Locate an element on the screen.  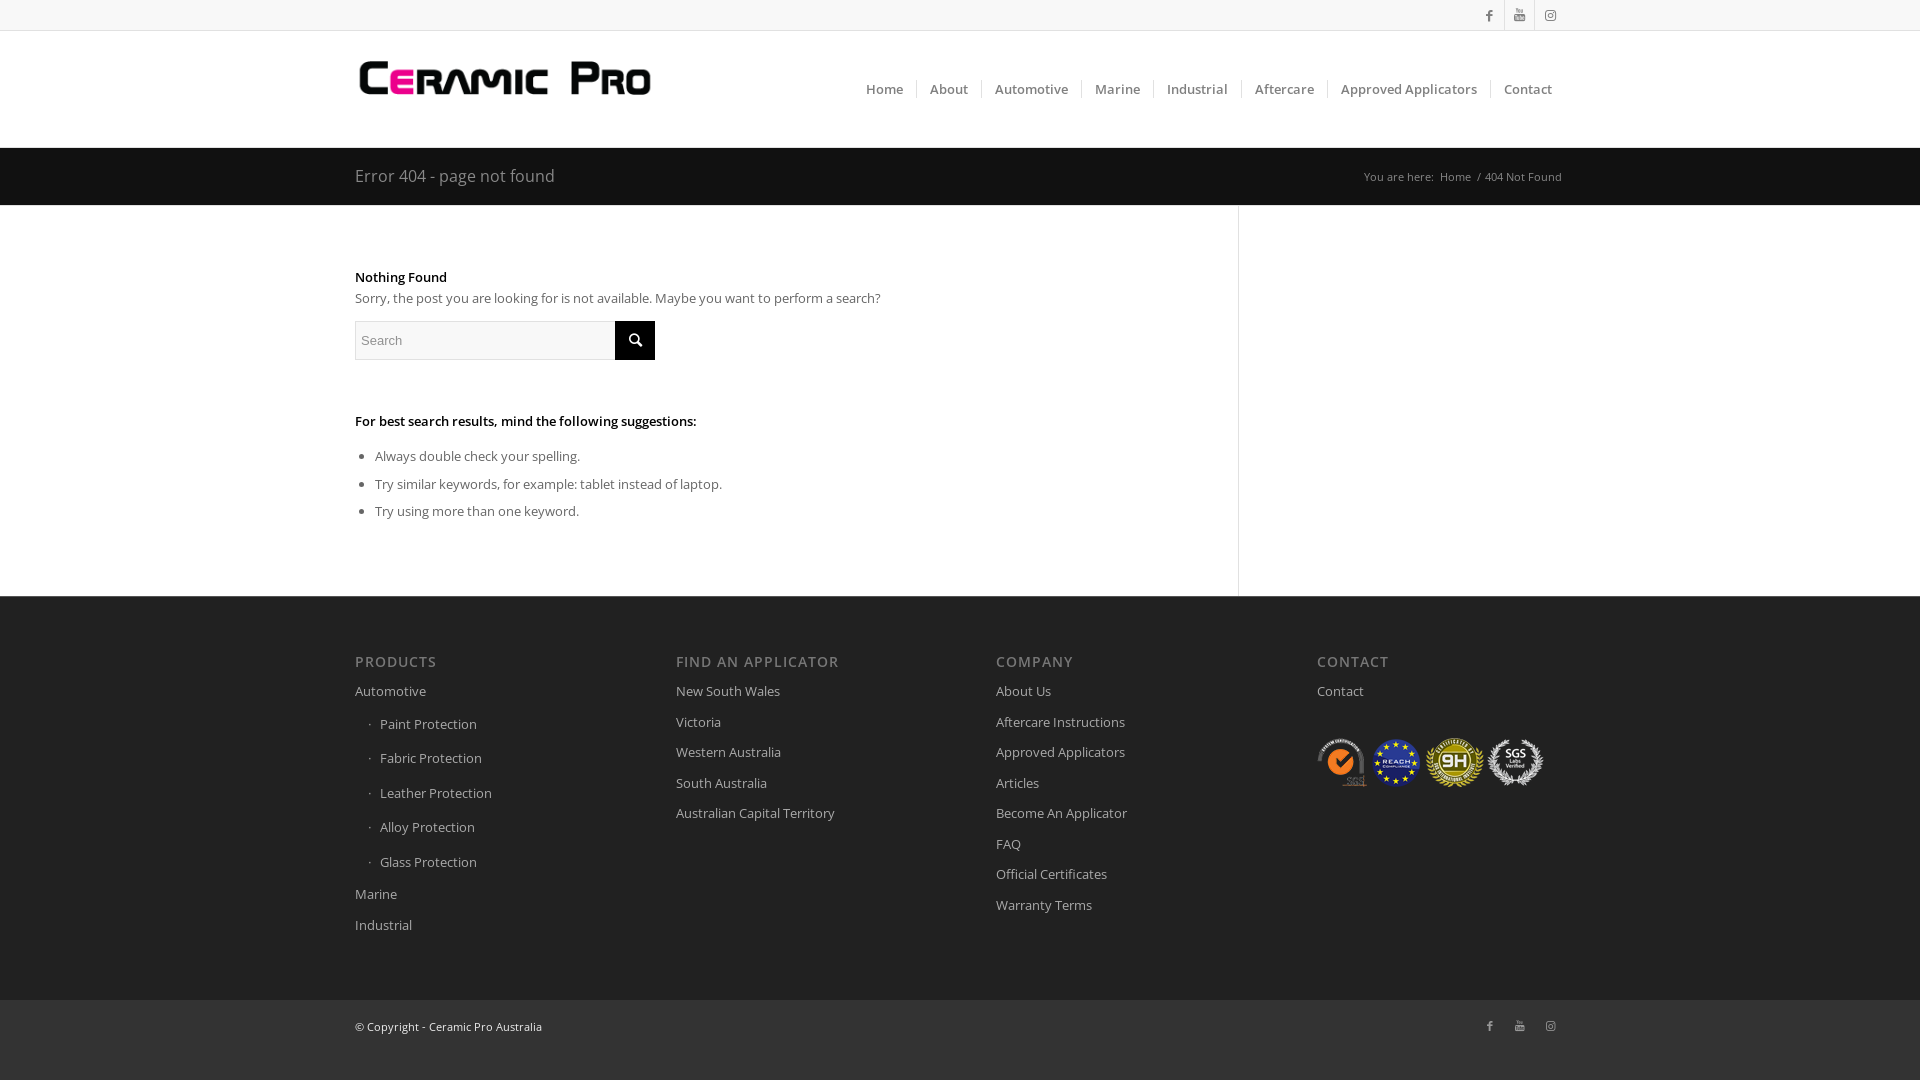
'Home' is located at coordinates (1455, 175).